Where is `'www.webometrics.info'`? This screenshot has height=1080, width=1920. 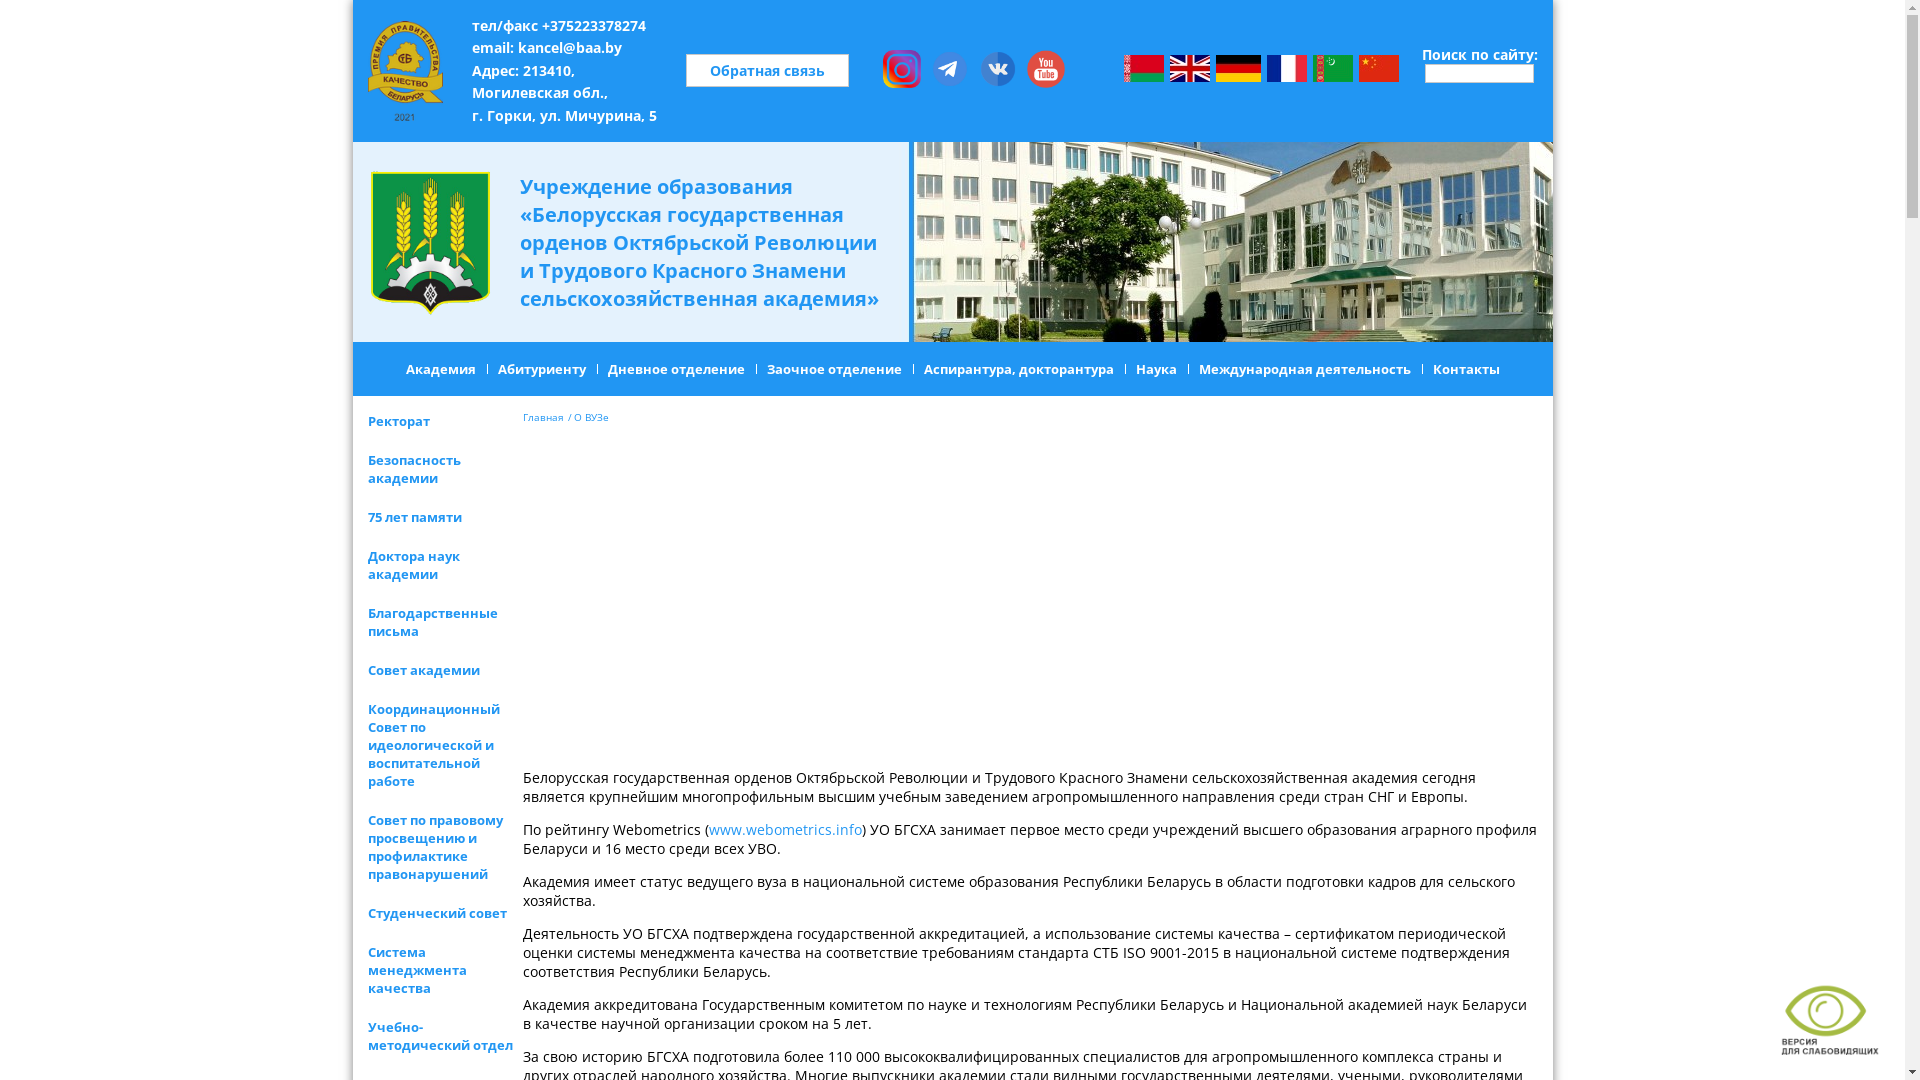 'www.webometrics.info' is located at coordinates (783, 829).